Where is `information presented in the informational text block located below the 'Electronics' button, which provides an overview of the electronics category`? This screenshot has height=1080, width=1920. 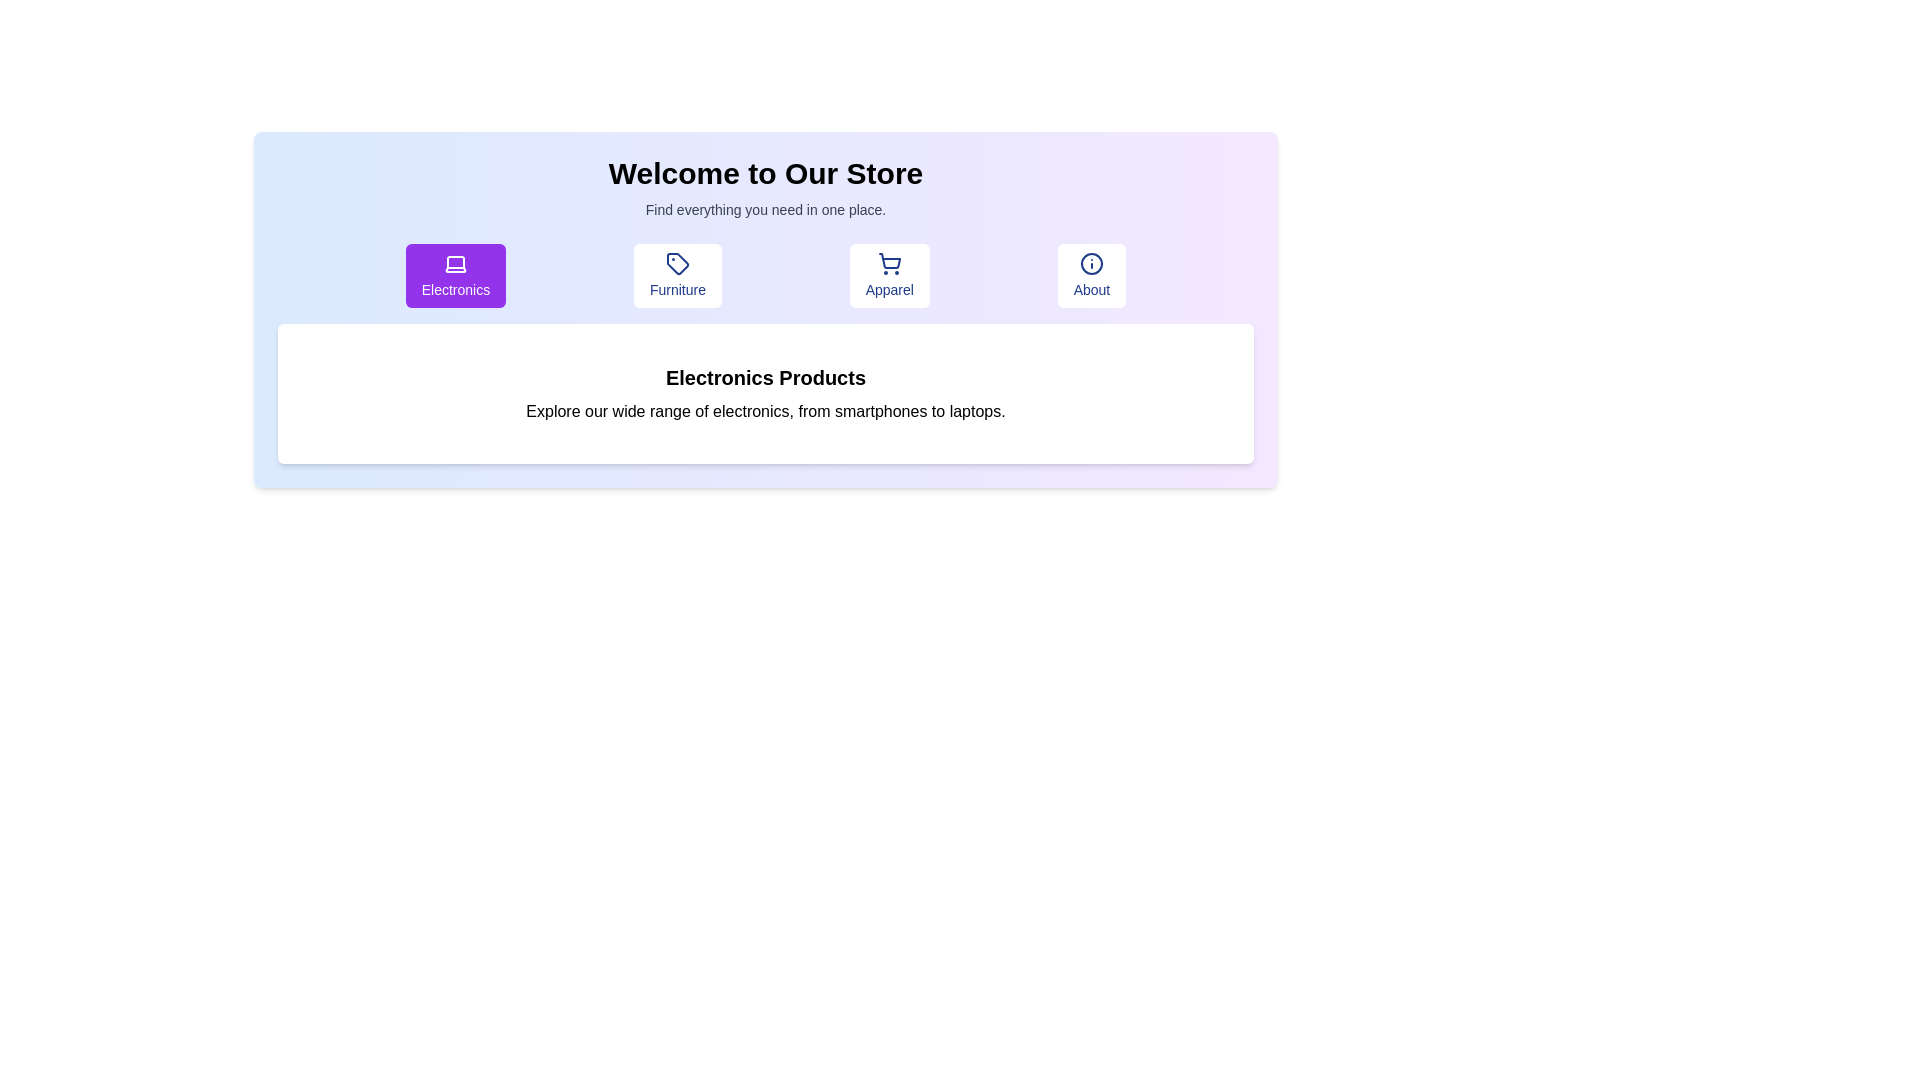 information presented in the informational text block located below the 'Electronics' button, which provides an overview of the electronics category is located at coordinates (765, 393).